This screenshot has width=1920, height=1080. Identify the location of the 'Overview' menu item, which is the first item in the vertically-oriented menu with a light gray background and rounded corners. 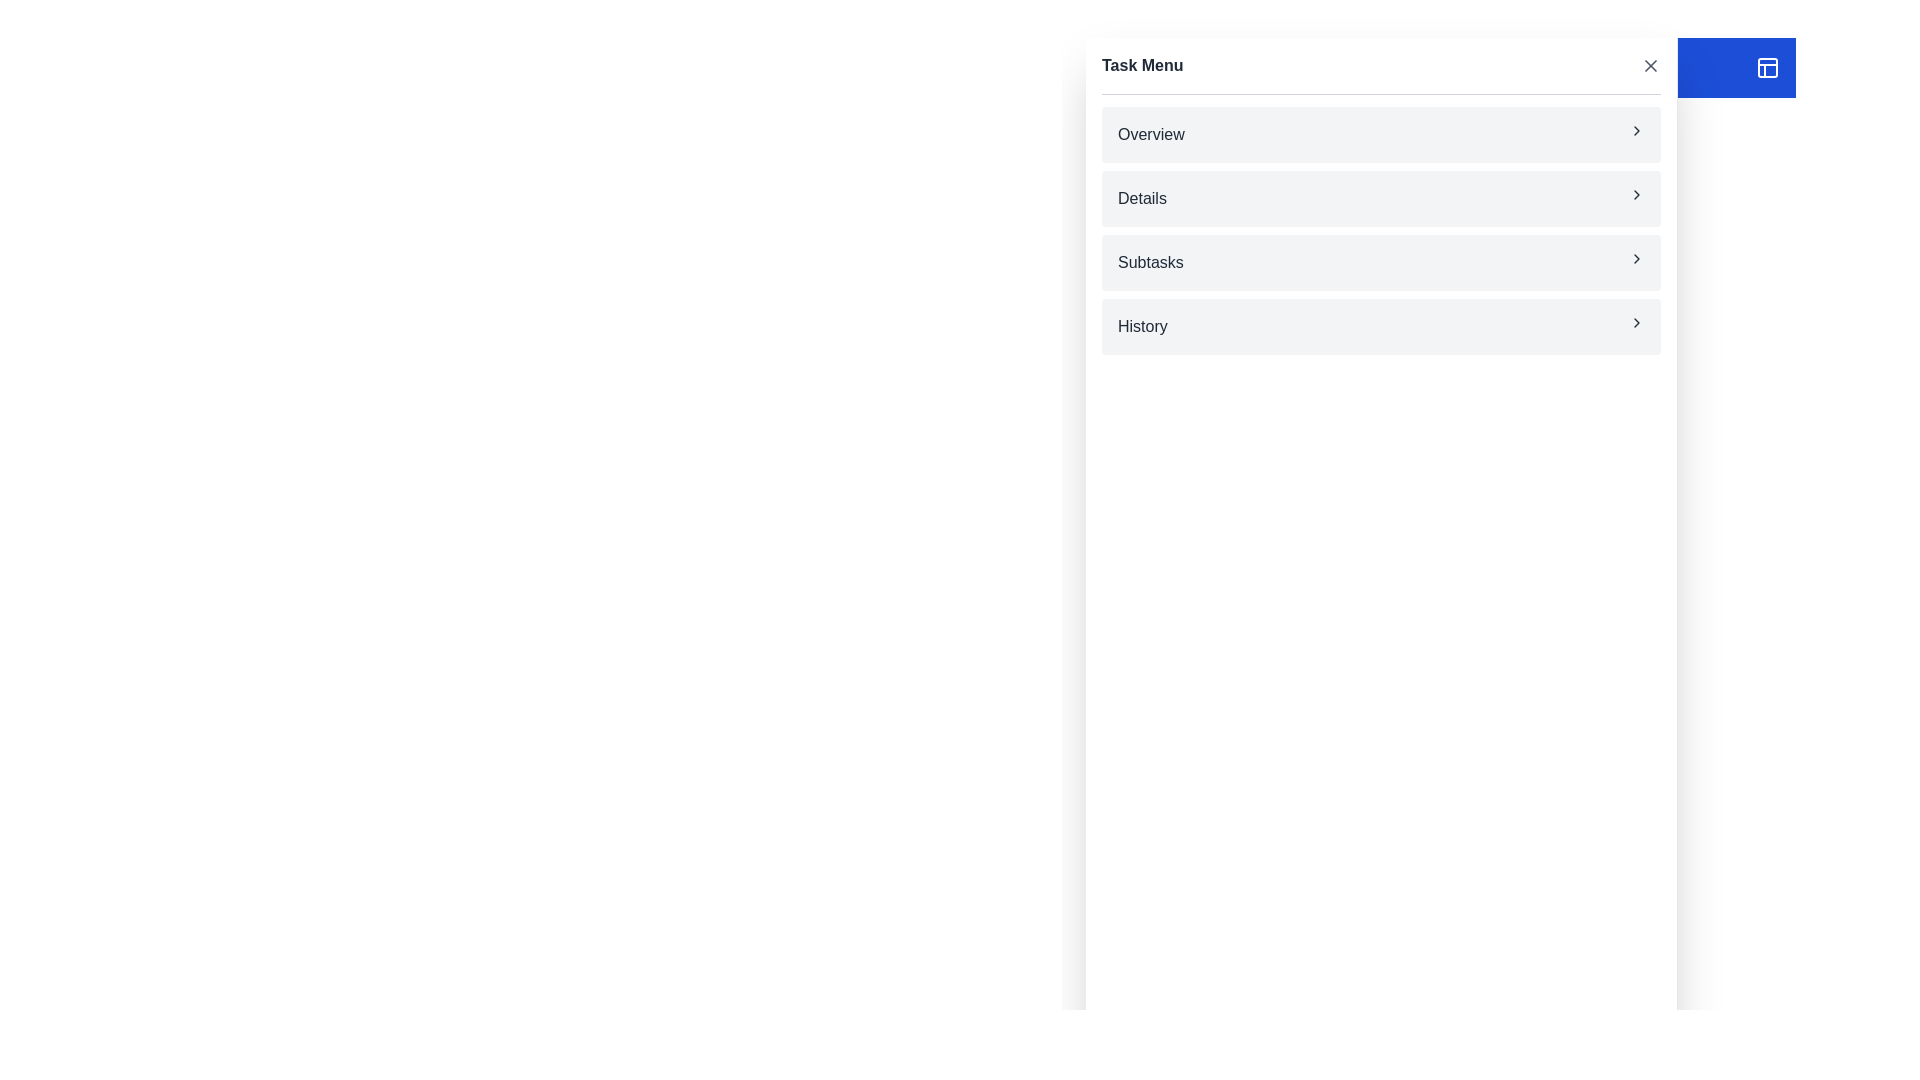
(1380, 135).